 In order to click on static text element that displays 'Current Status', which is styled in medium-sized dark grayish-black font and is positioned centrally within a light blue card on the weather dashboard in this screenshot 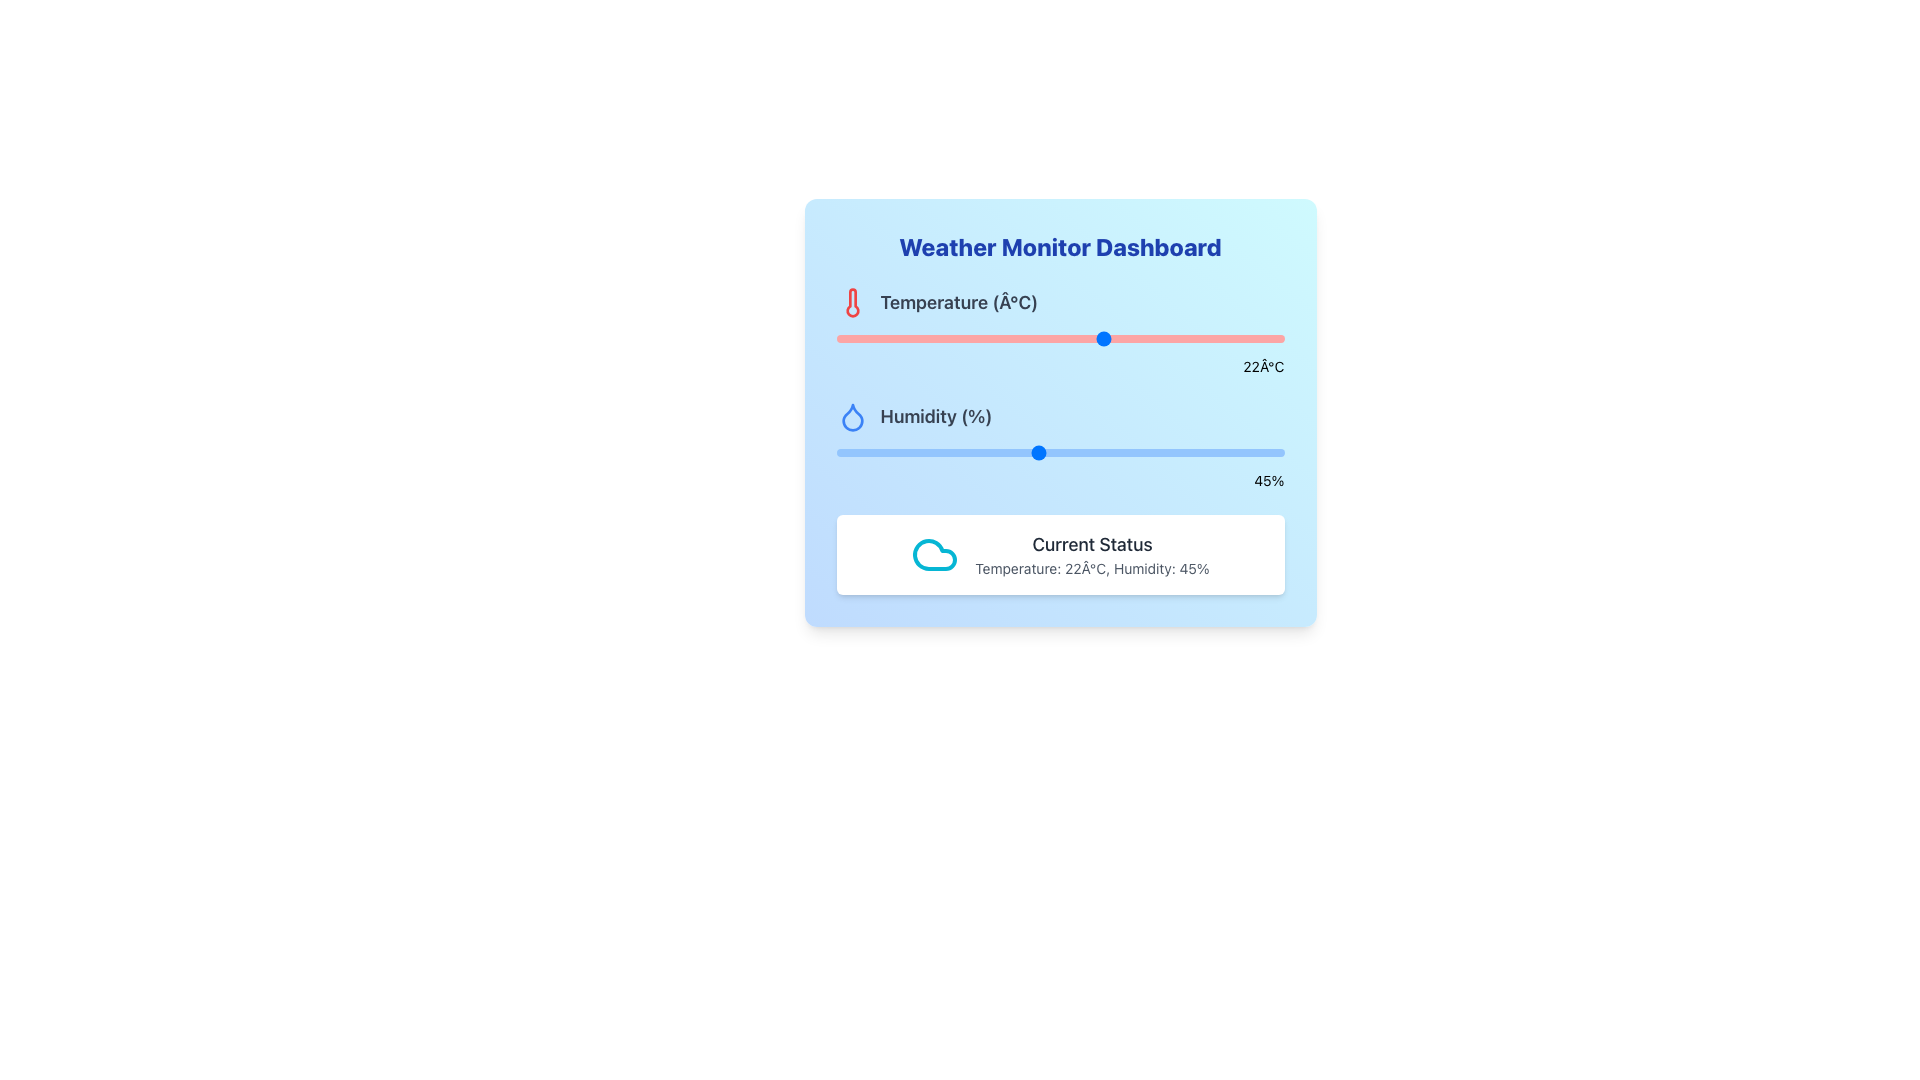, I will do `click(1091, 544)`.